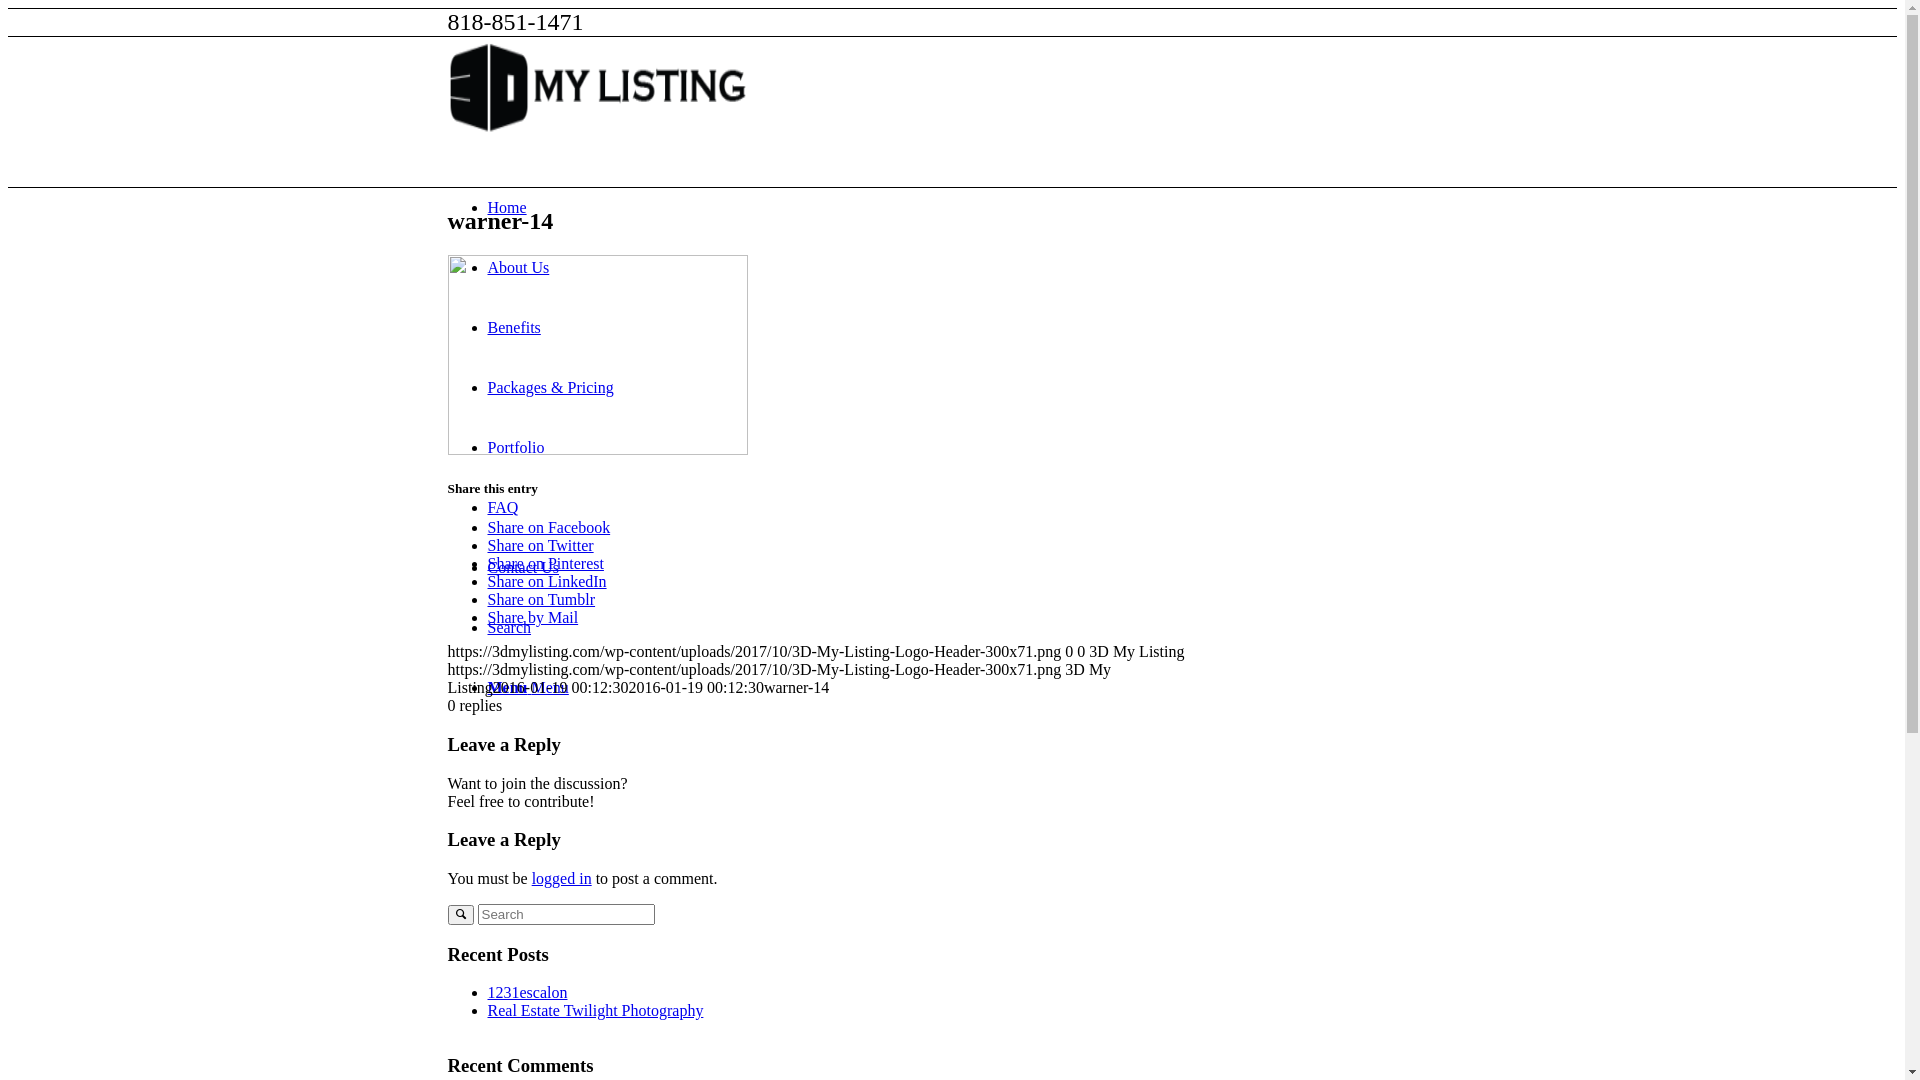  Describe the element at coordinates (523, 567) in the screenshot. I see `'Contact Us'` at that location.